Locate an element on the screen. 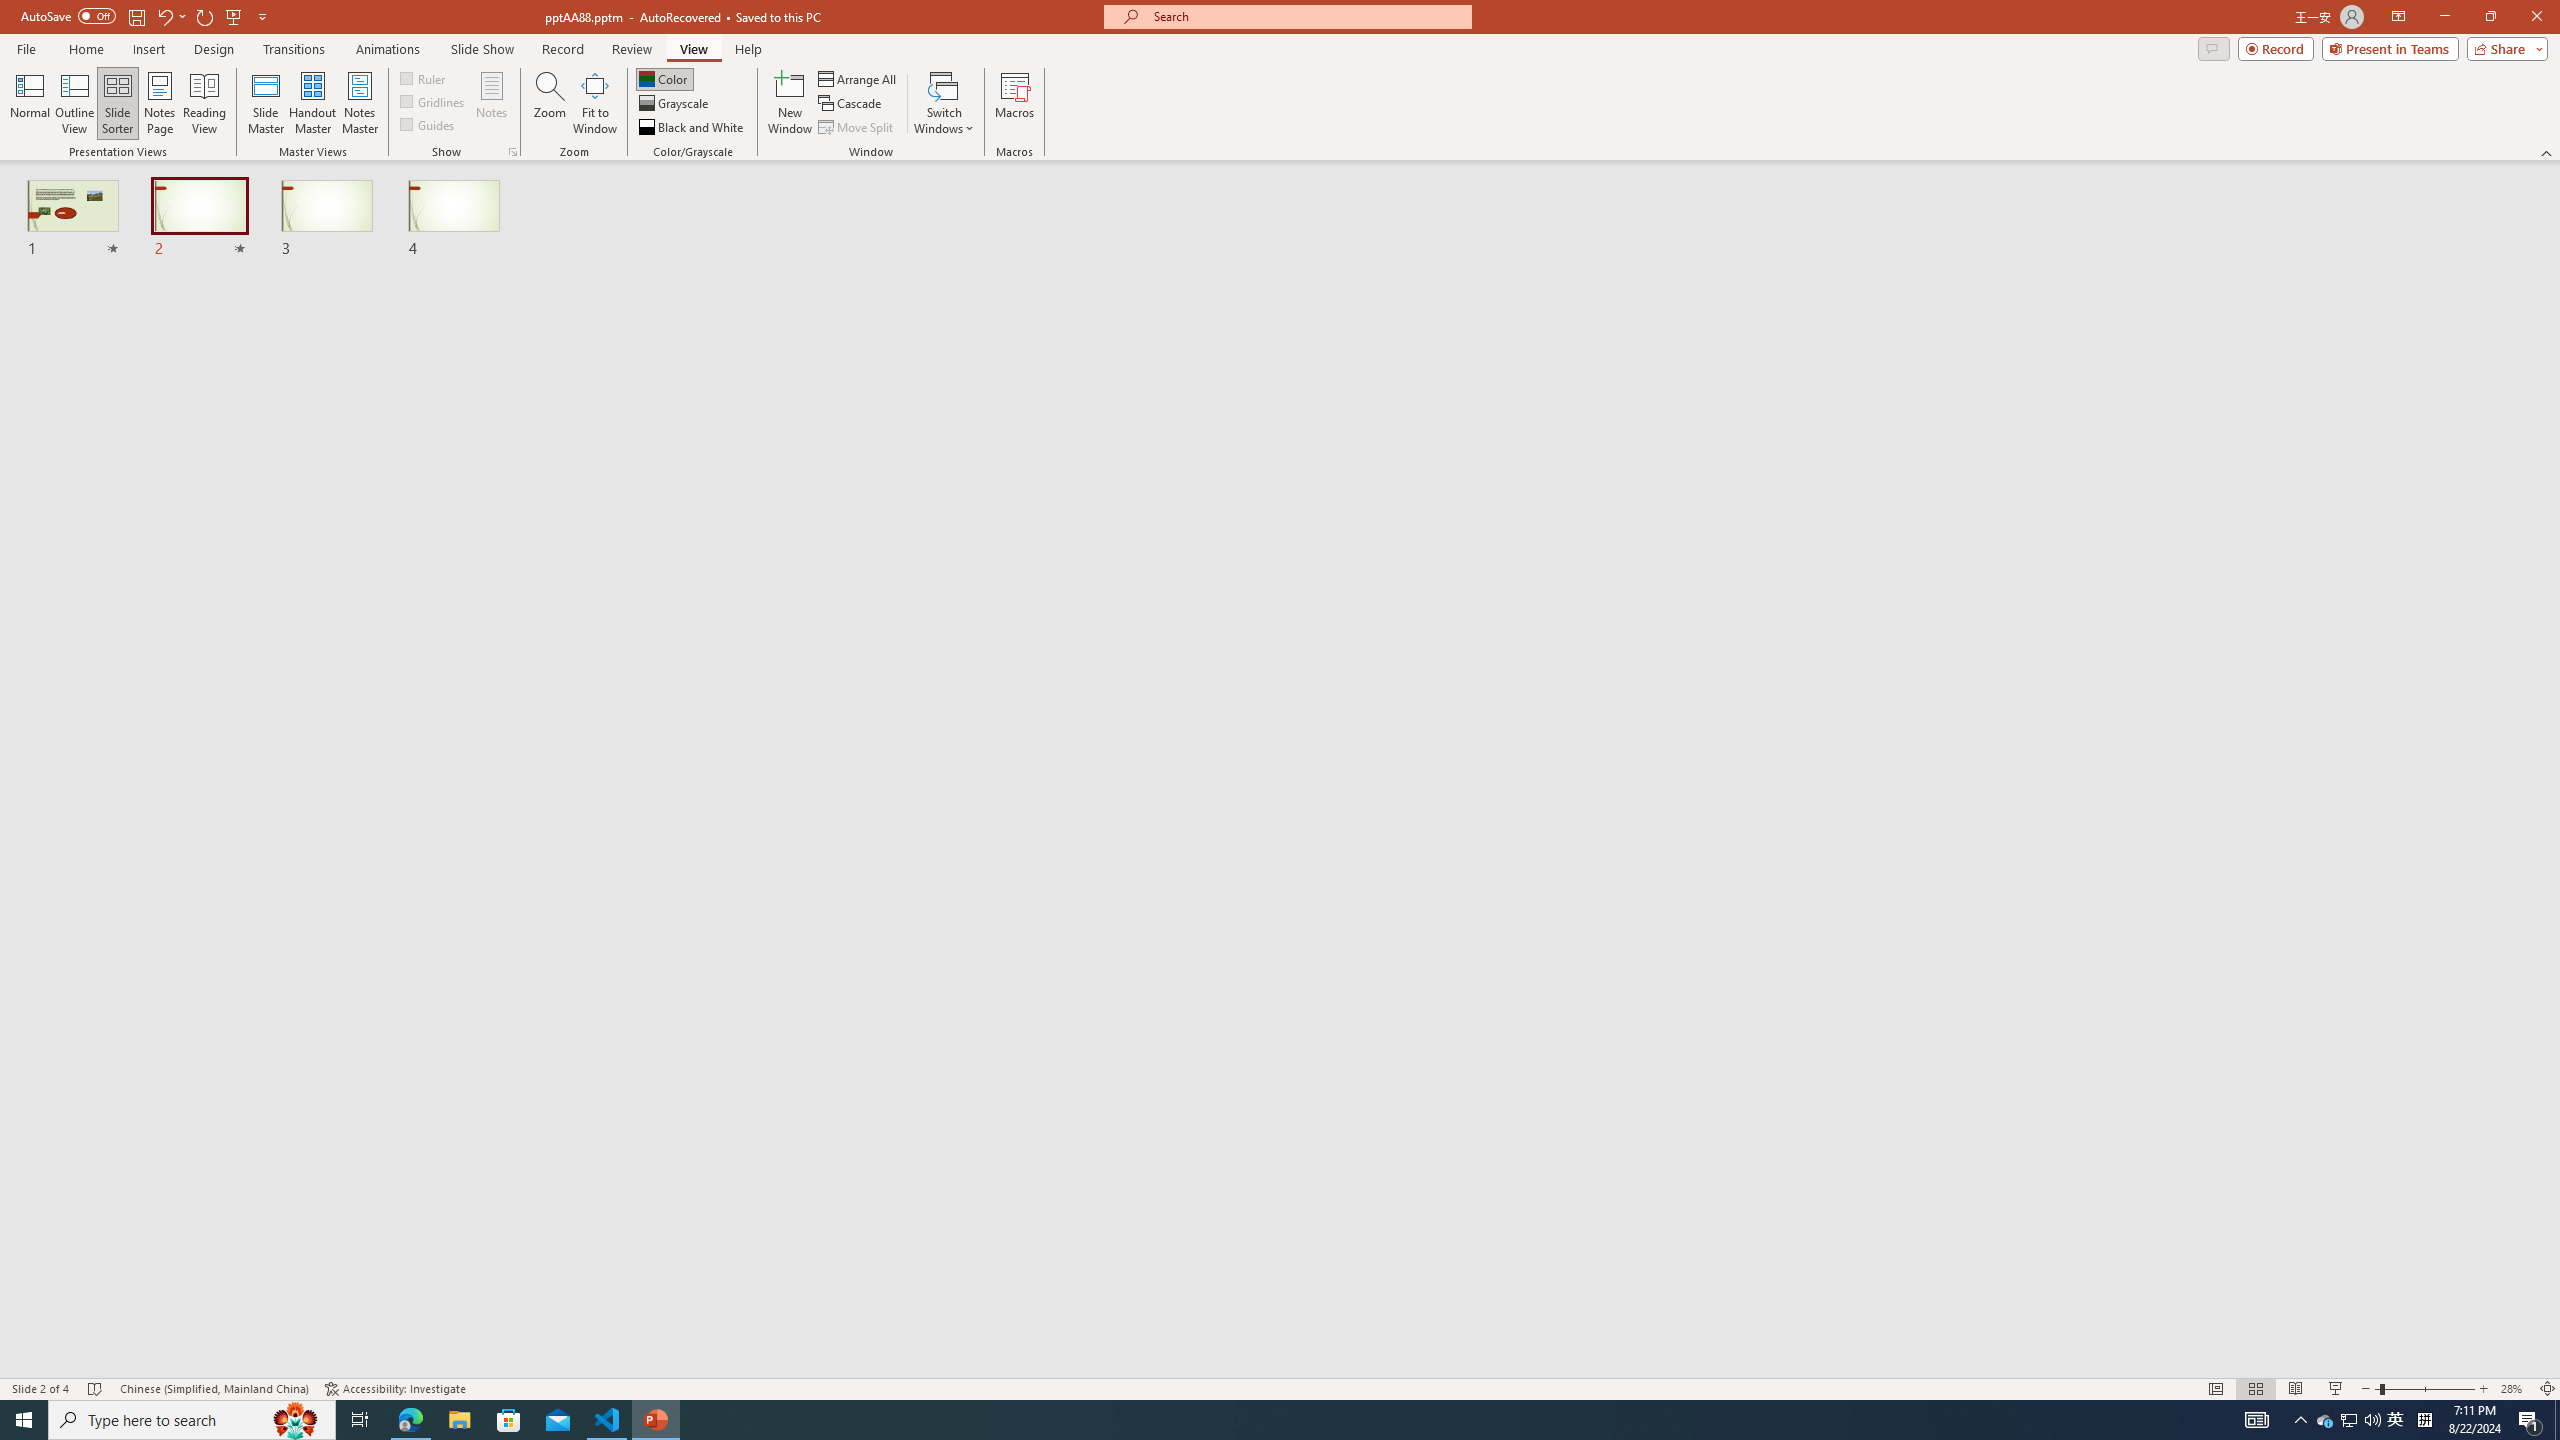 The width and height of the screenshot is (2560, 1440). 'Notes' is located at coordinates (490, 103).